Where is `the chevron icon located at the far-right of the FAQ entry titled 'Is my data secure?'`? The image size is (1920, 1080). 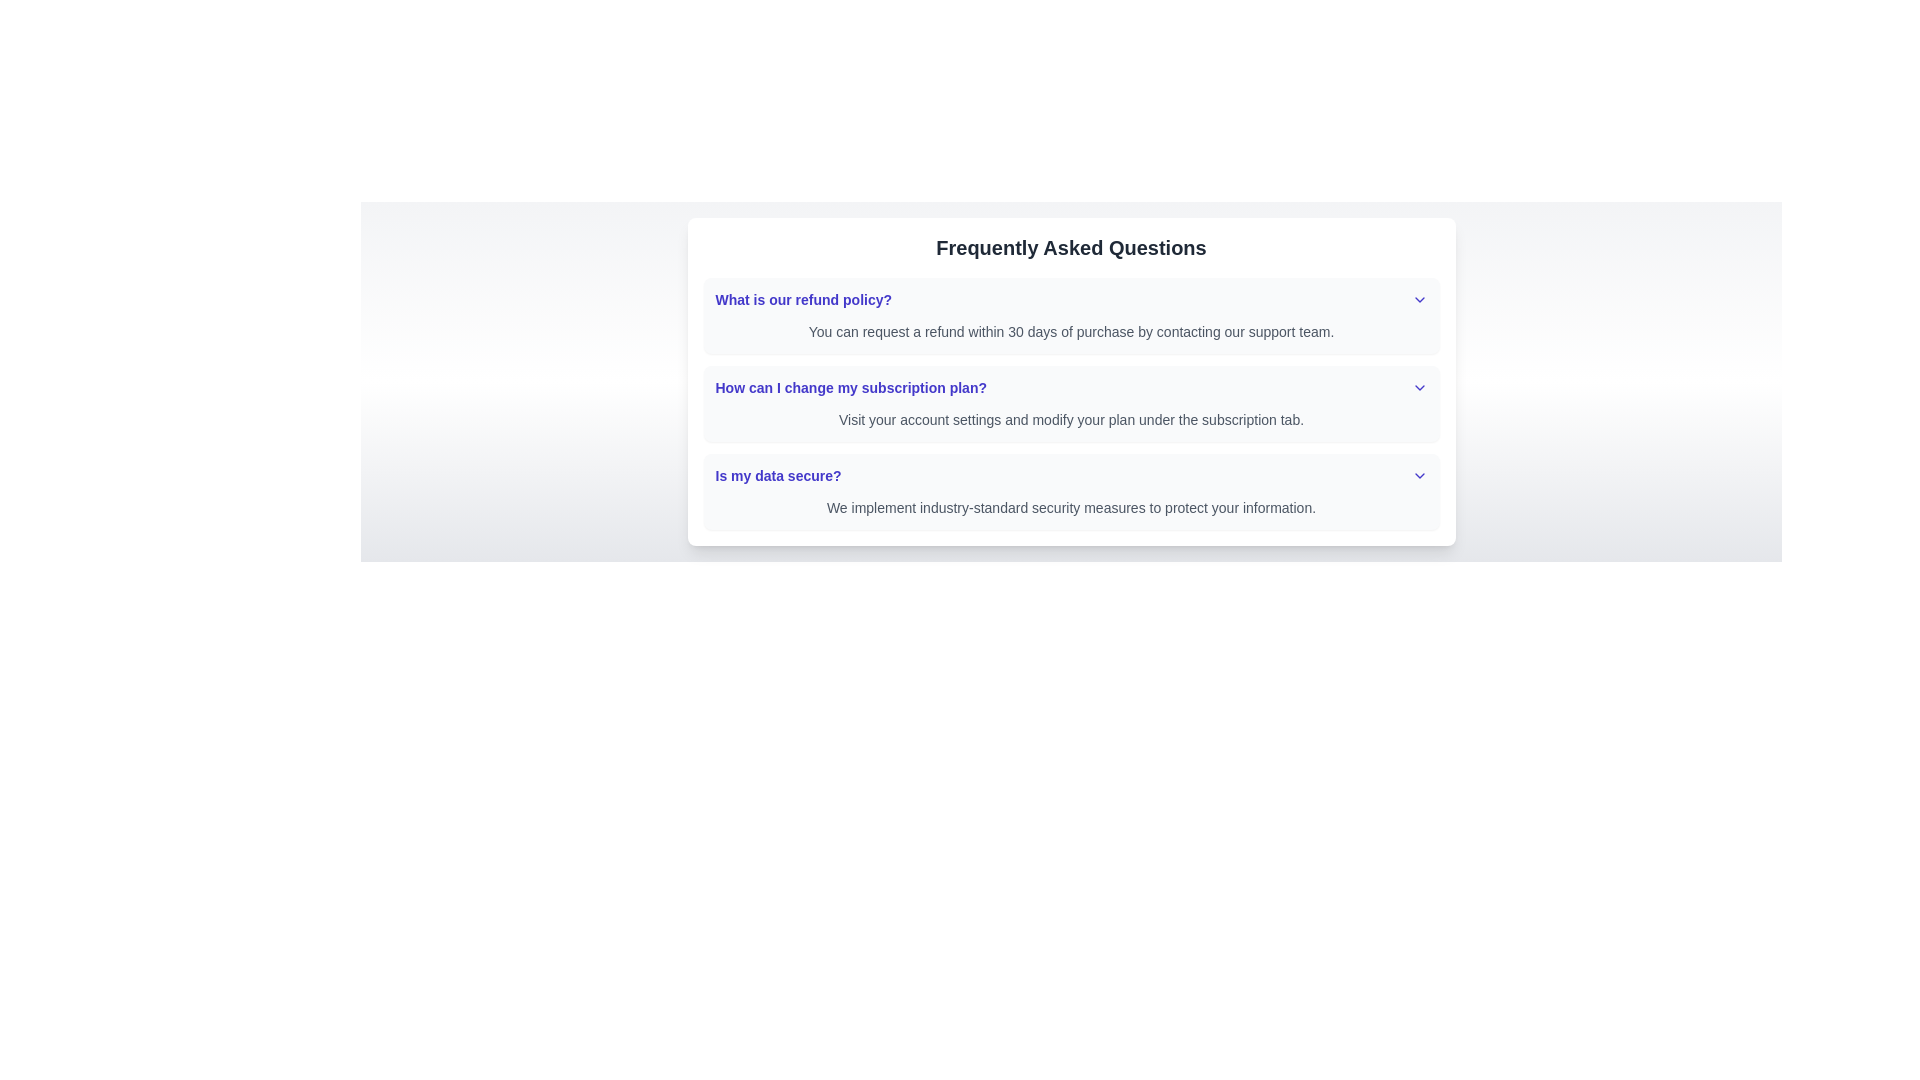 the chevron icon located at the far-right of the FAQ entry titled 'Is my data secure?' is located at coordinates (1418, 475).